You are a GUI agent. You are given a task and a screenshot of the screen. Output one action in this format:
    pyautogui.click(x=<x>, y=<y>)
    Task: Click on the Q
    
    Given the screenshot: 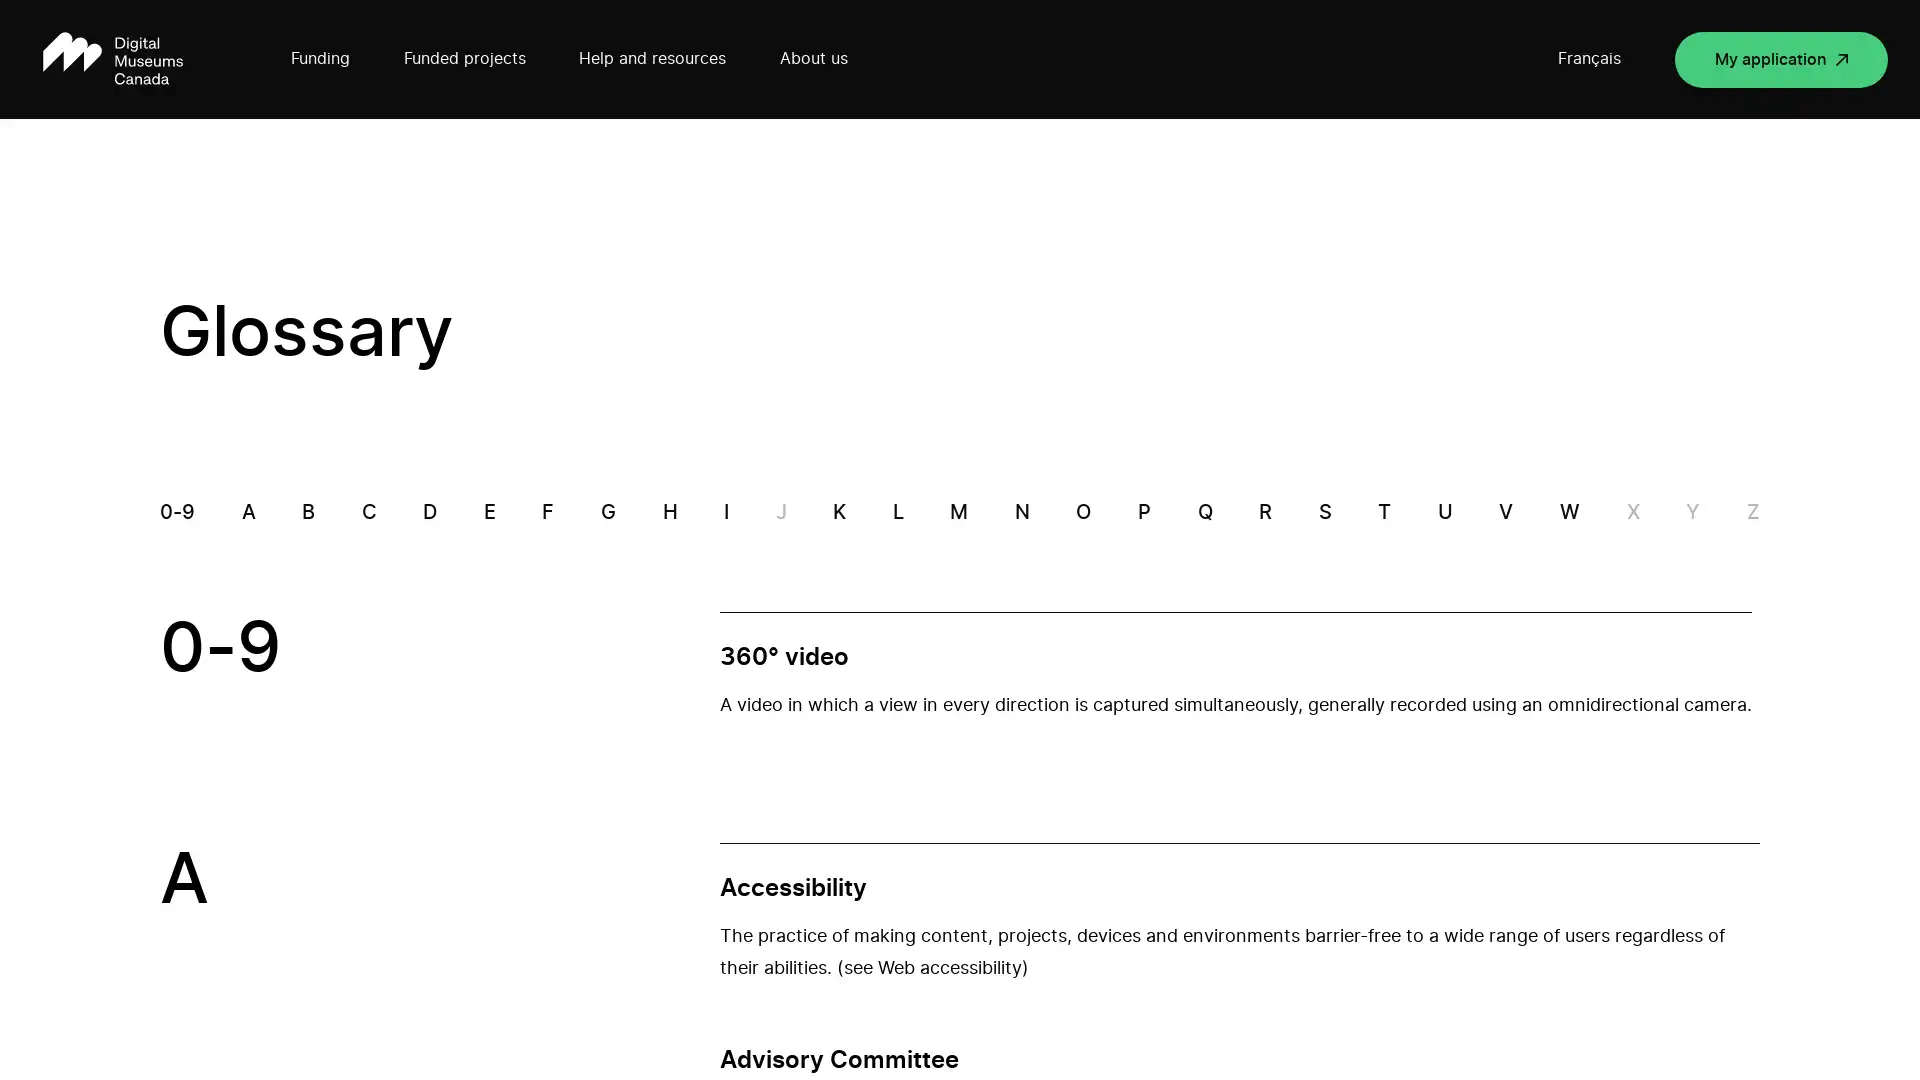 What is the action you would take?
    pyautogui.click(x=1203, y=512)
    